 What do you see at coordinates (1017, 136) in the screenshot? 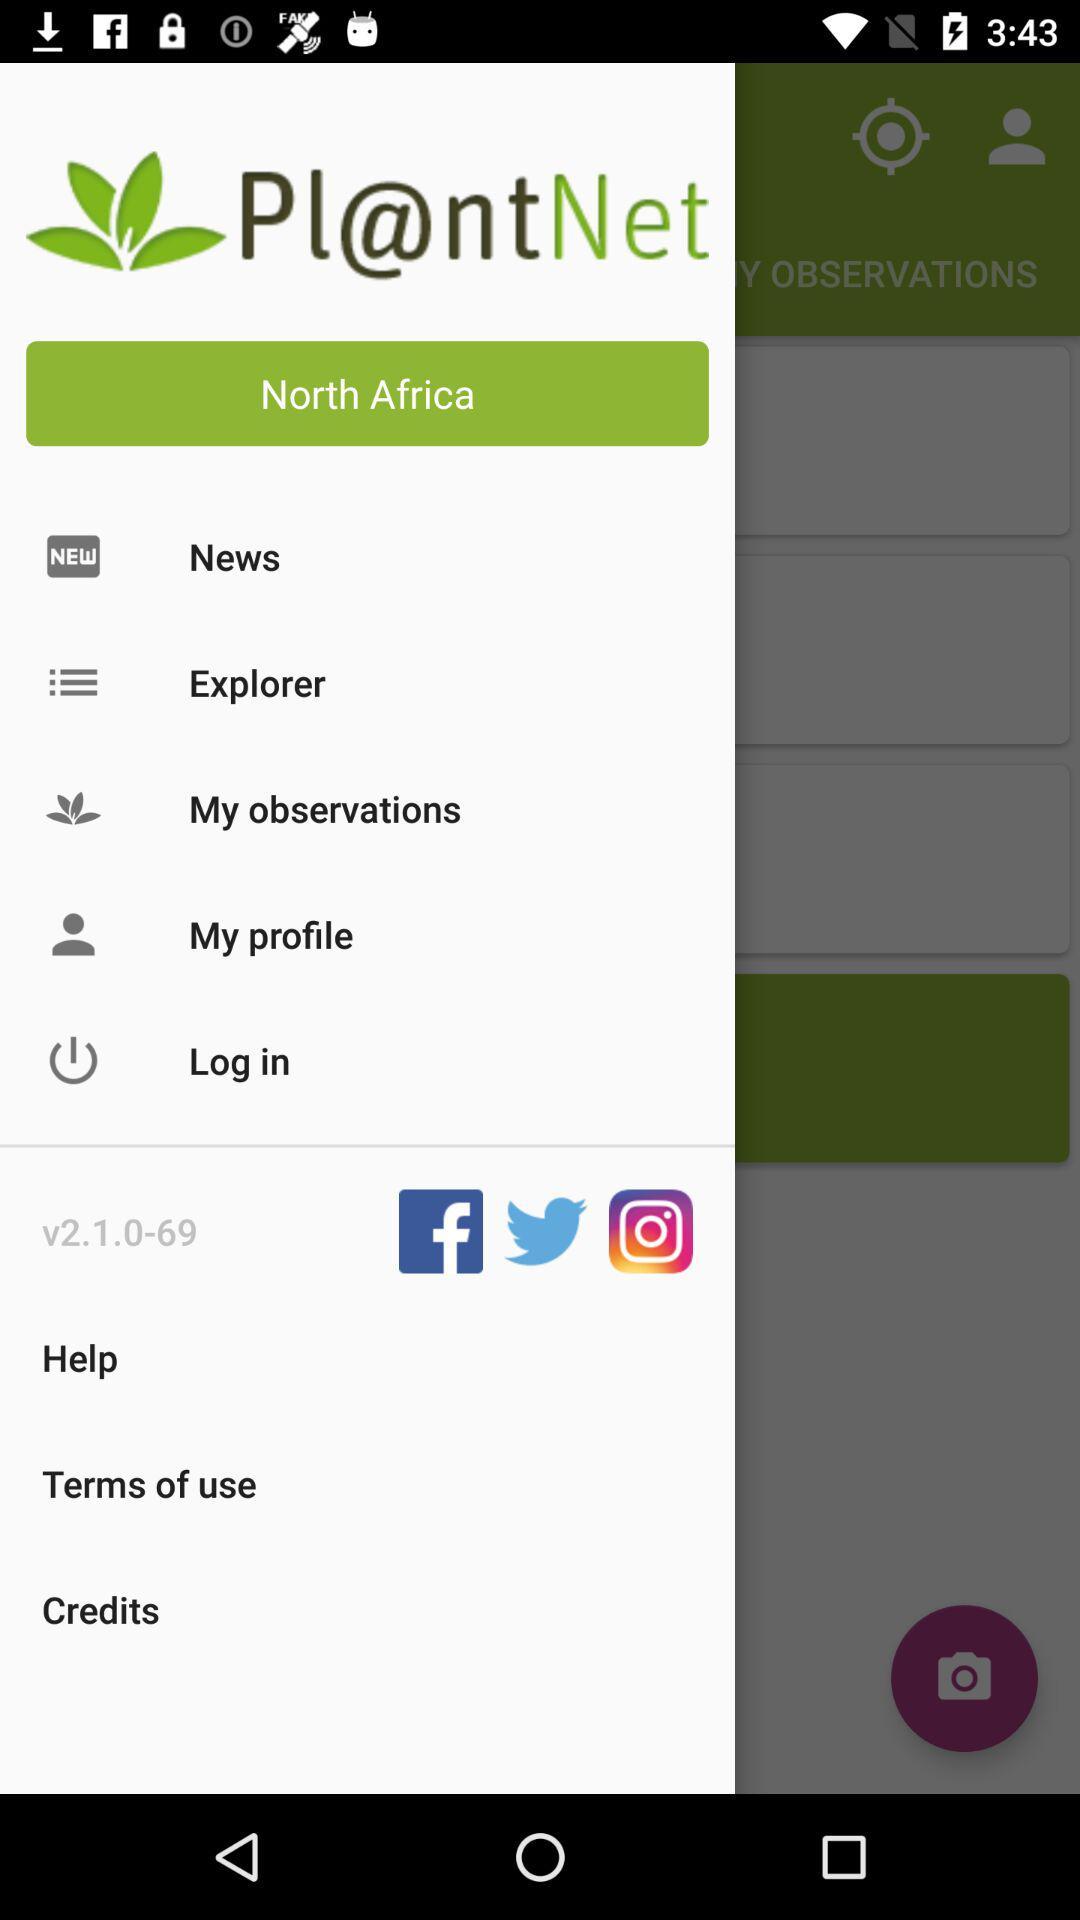
I see `profile icon which is on top right corner of the page` at bounding box center [1017, 136].